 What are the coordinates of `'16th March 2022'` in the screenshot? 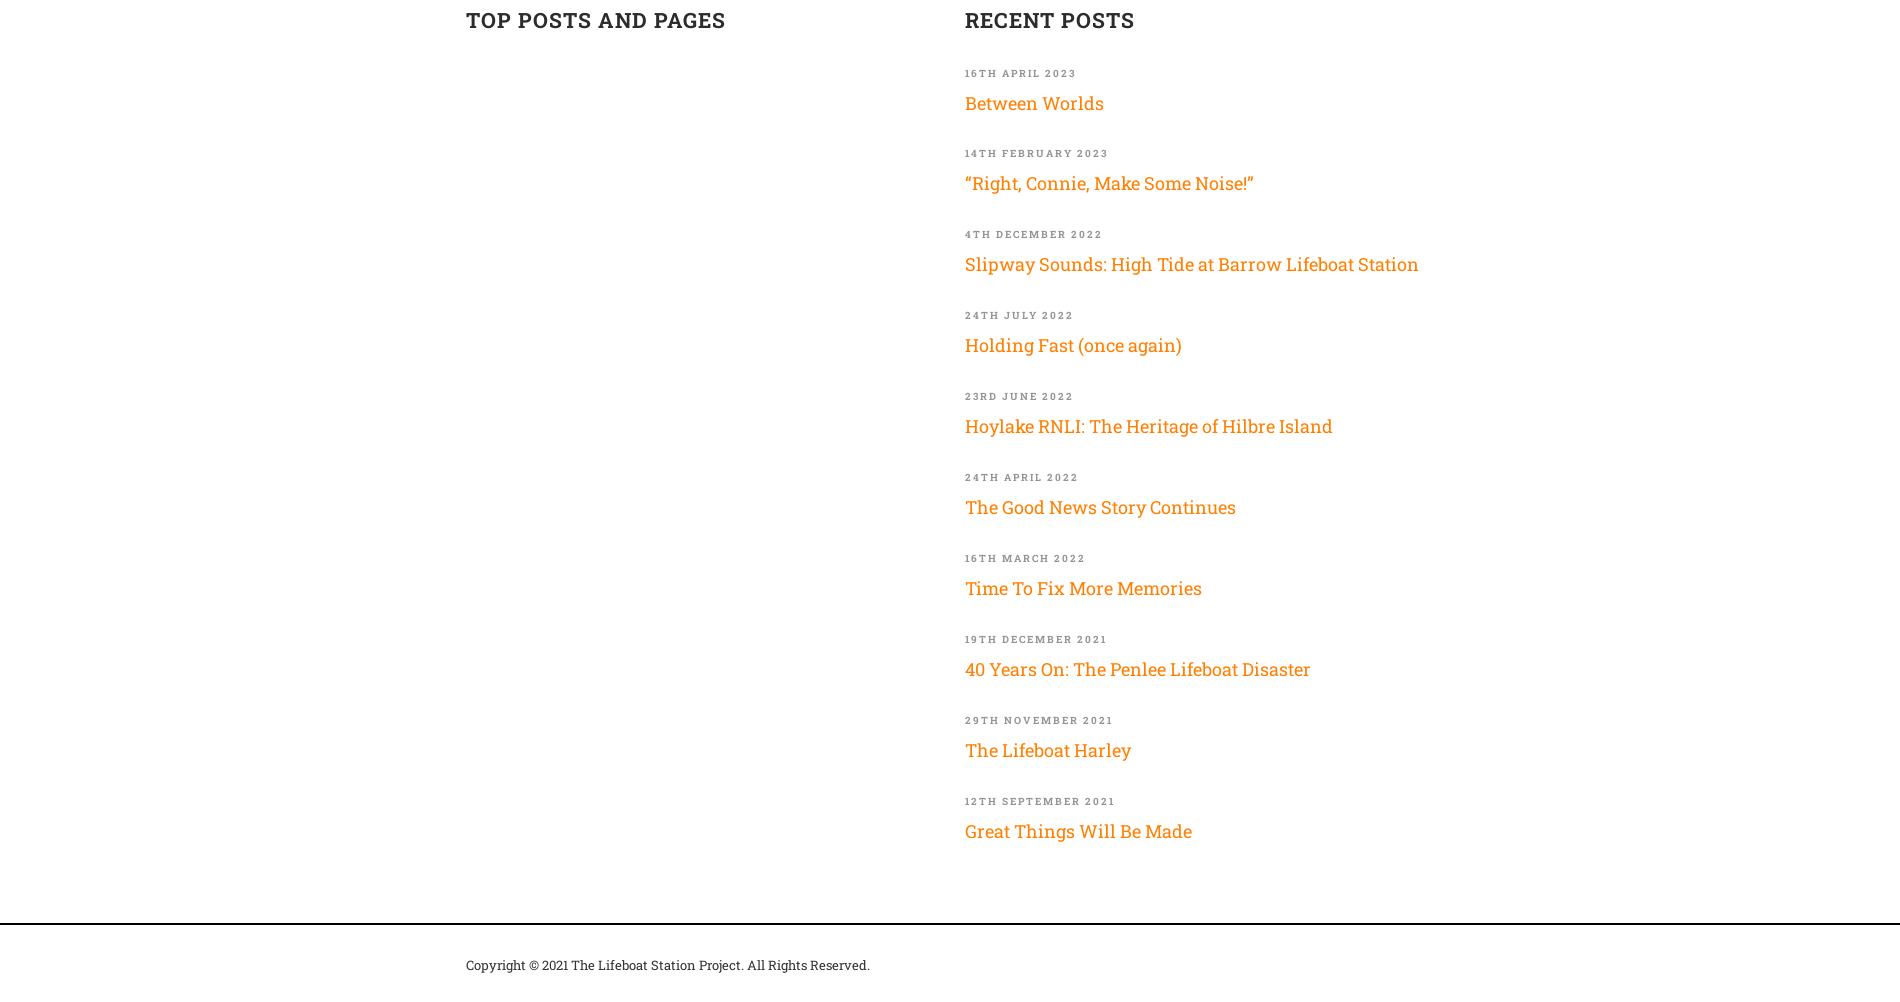 It's located at (1025, 557).